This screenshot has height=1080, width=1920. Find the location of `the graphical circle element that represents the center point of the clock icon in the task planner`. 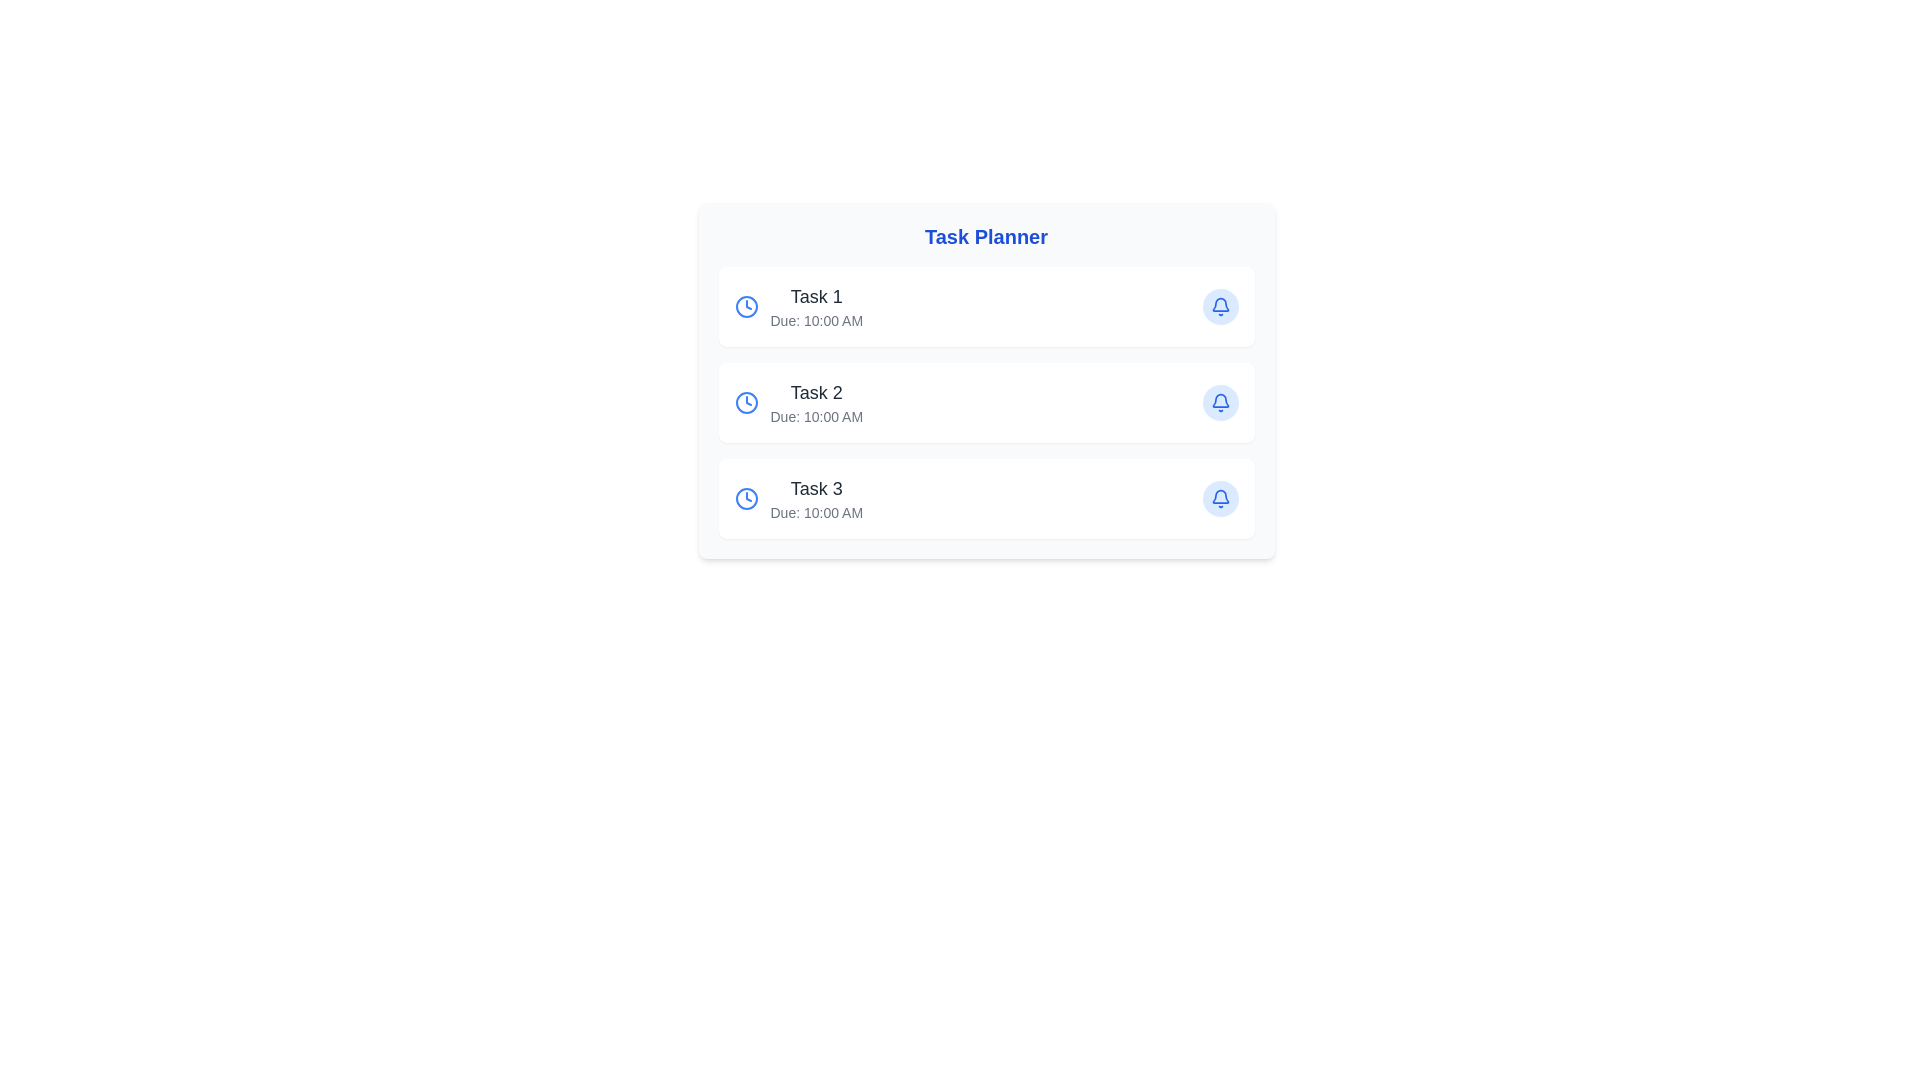

the graphical circle element that represents the center point of the clock icon in the task planner is located at coordinates (745, 307).